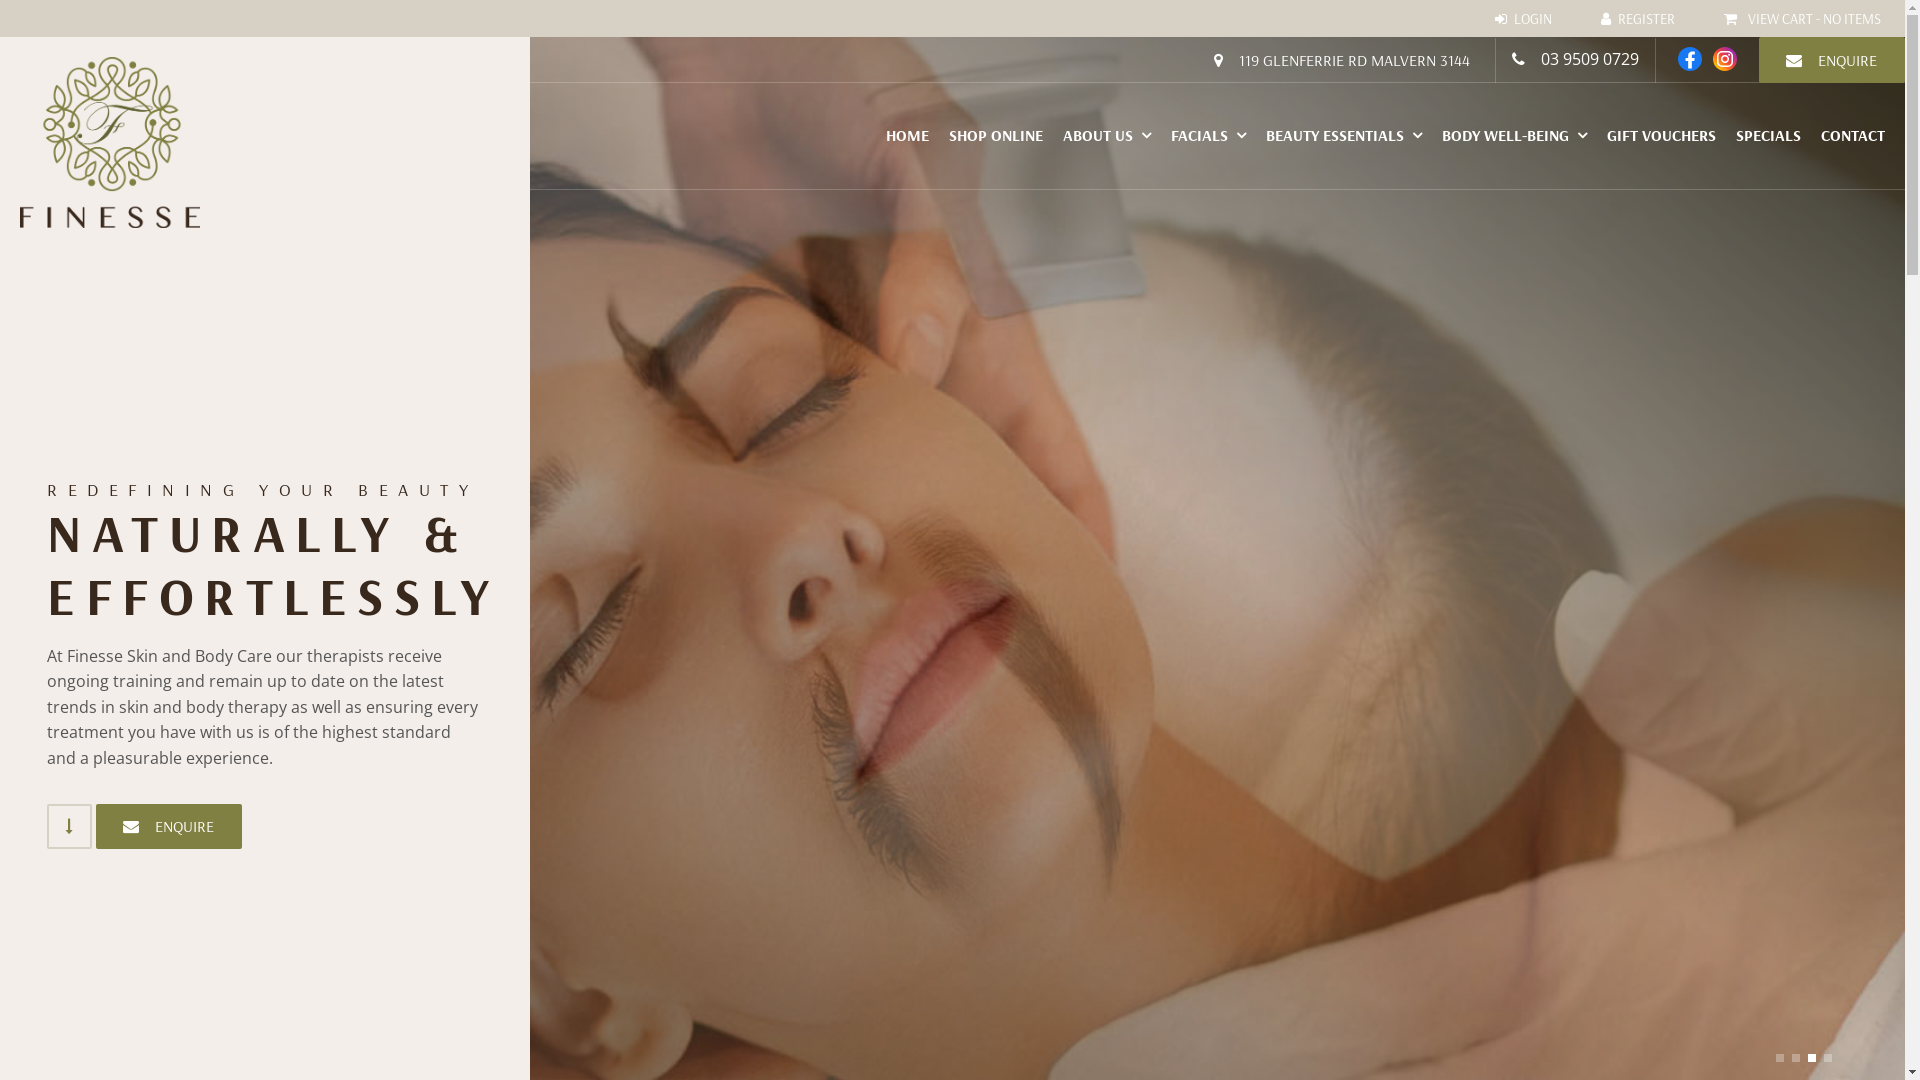 This screenshot has width=1920, height=1080. What do you see at coordinates (1344, 135) in the screenshot?
I see `'BEAUTY ESSENTIALS'` at bounding box center [1344, 135].